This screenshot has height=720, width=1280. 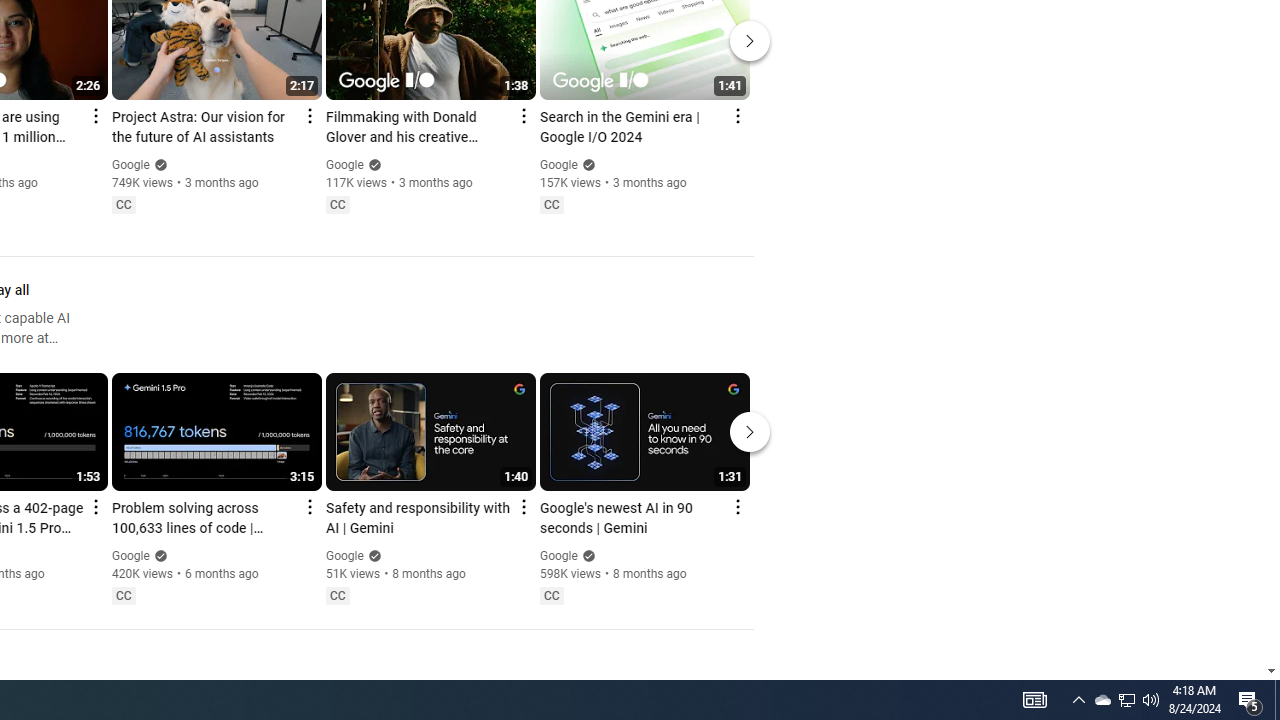 What do you see at coordinates (551, 594) in the screenshot?
I see `'Closed captions'` at bounding box center [551, 594].